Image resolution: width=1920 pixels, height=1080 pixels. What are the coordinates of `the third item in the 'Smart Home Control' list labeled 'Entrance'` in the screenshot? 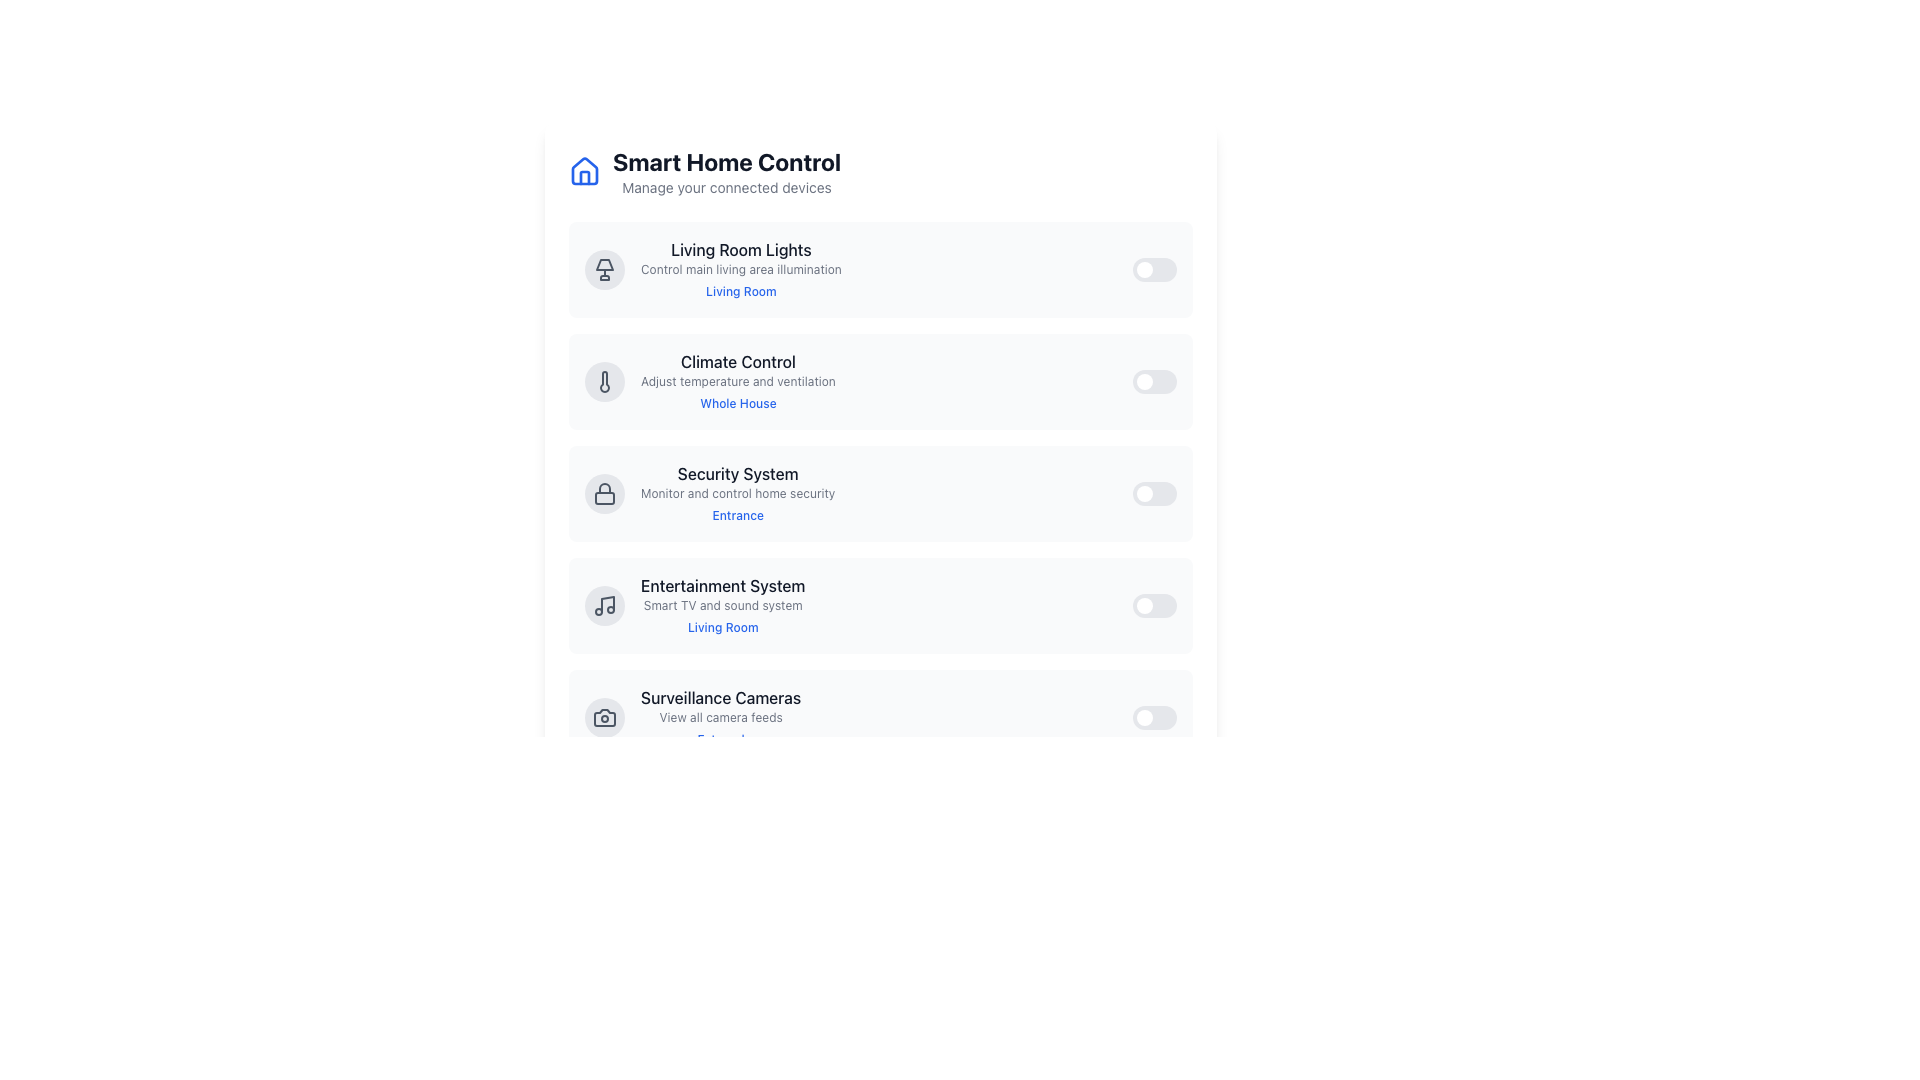 It's located at (710, 493).